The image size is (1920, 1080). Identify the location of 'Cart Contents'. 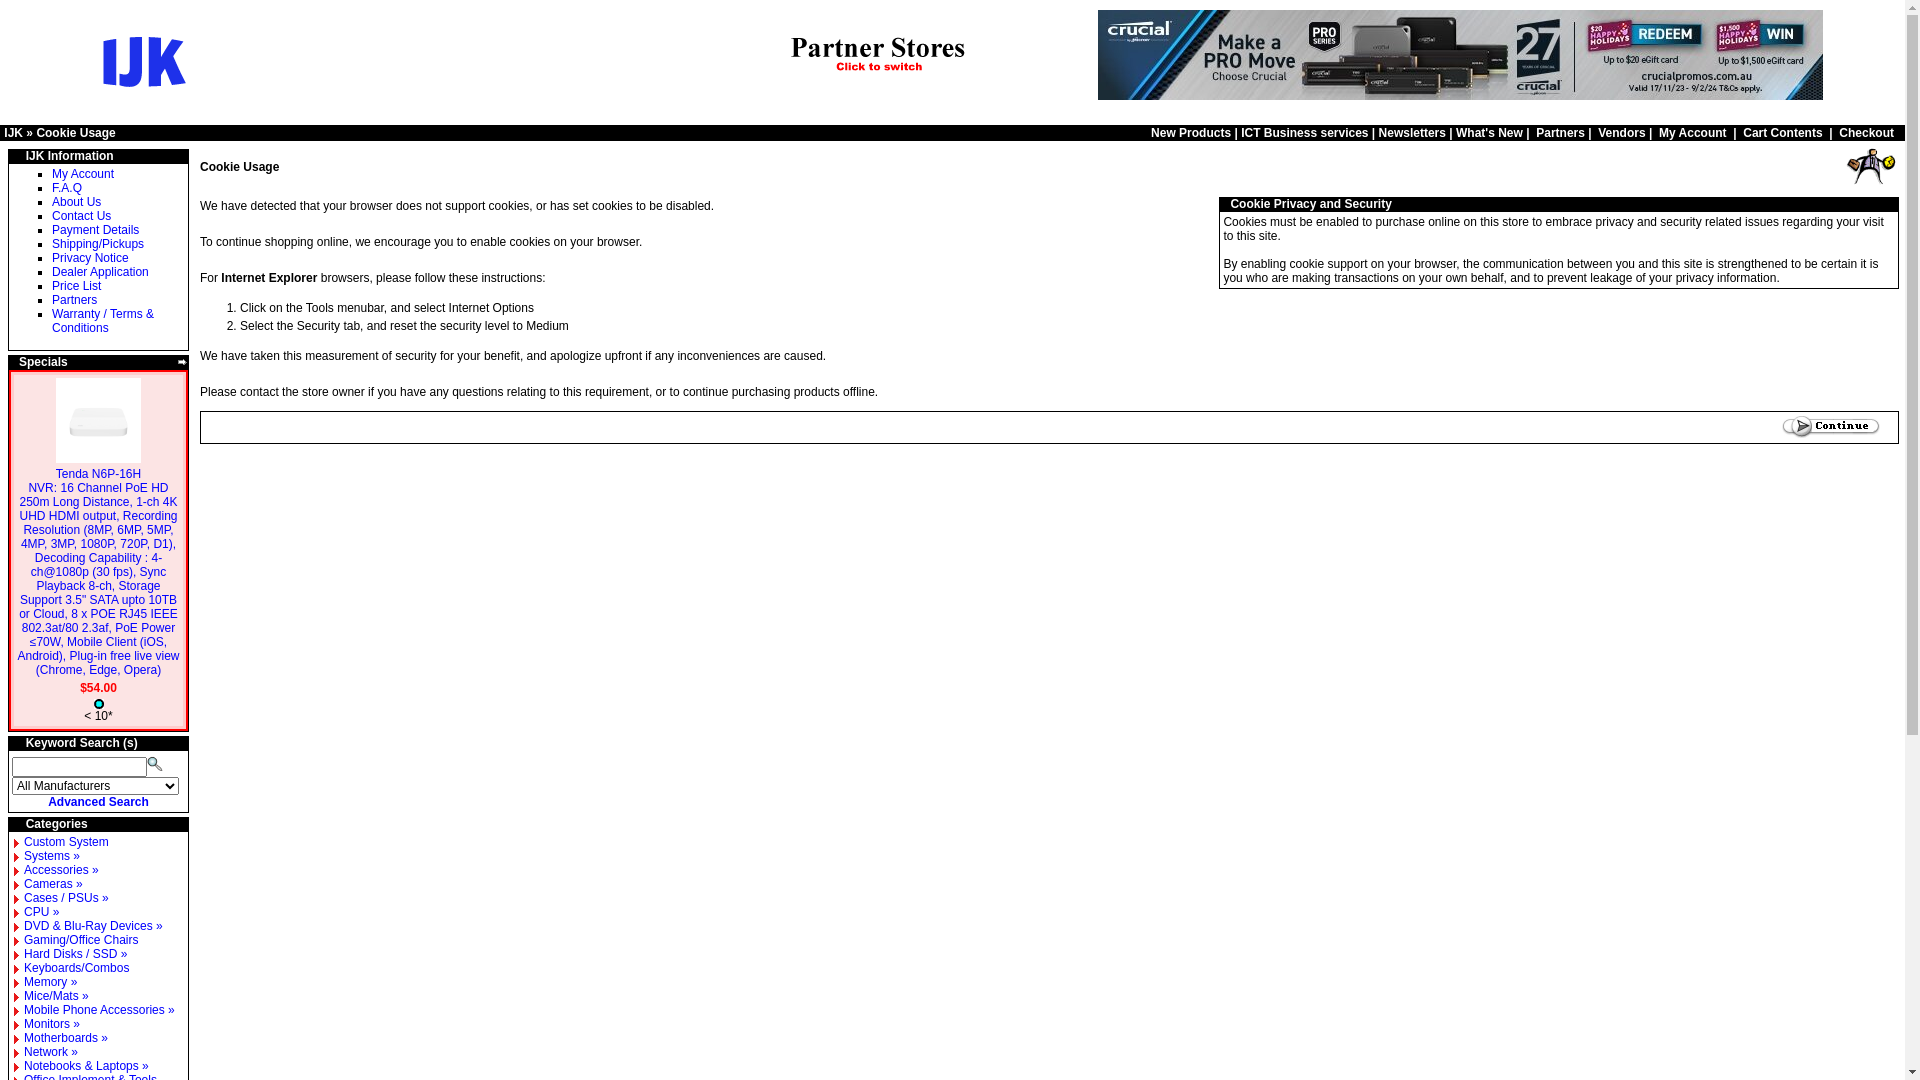
(1782, 132).